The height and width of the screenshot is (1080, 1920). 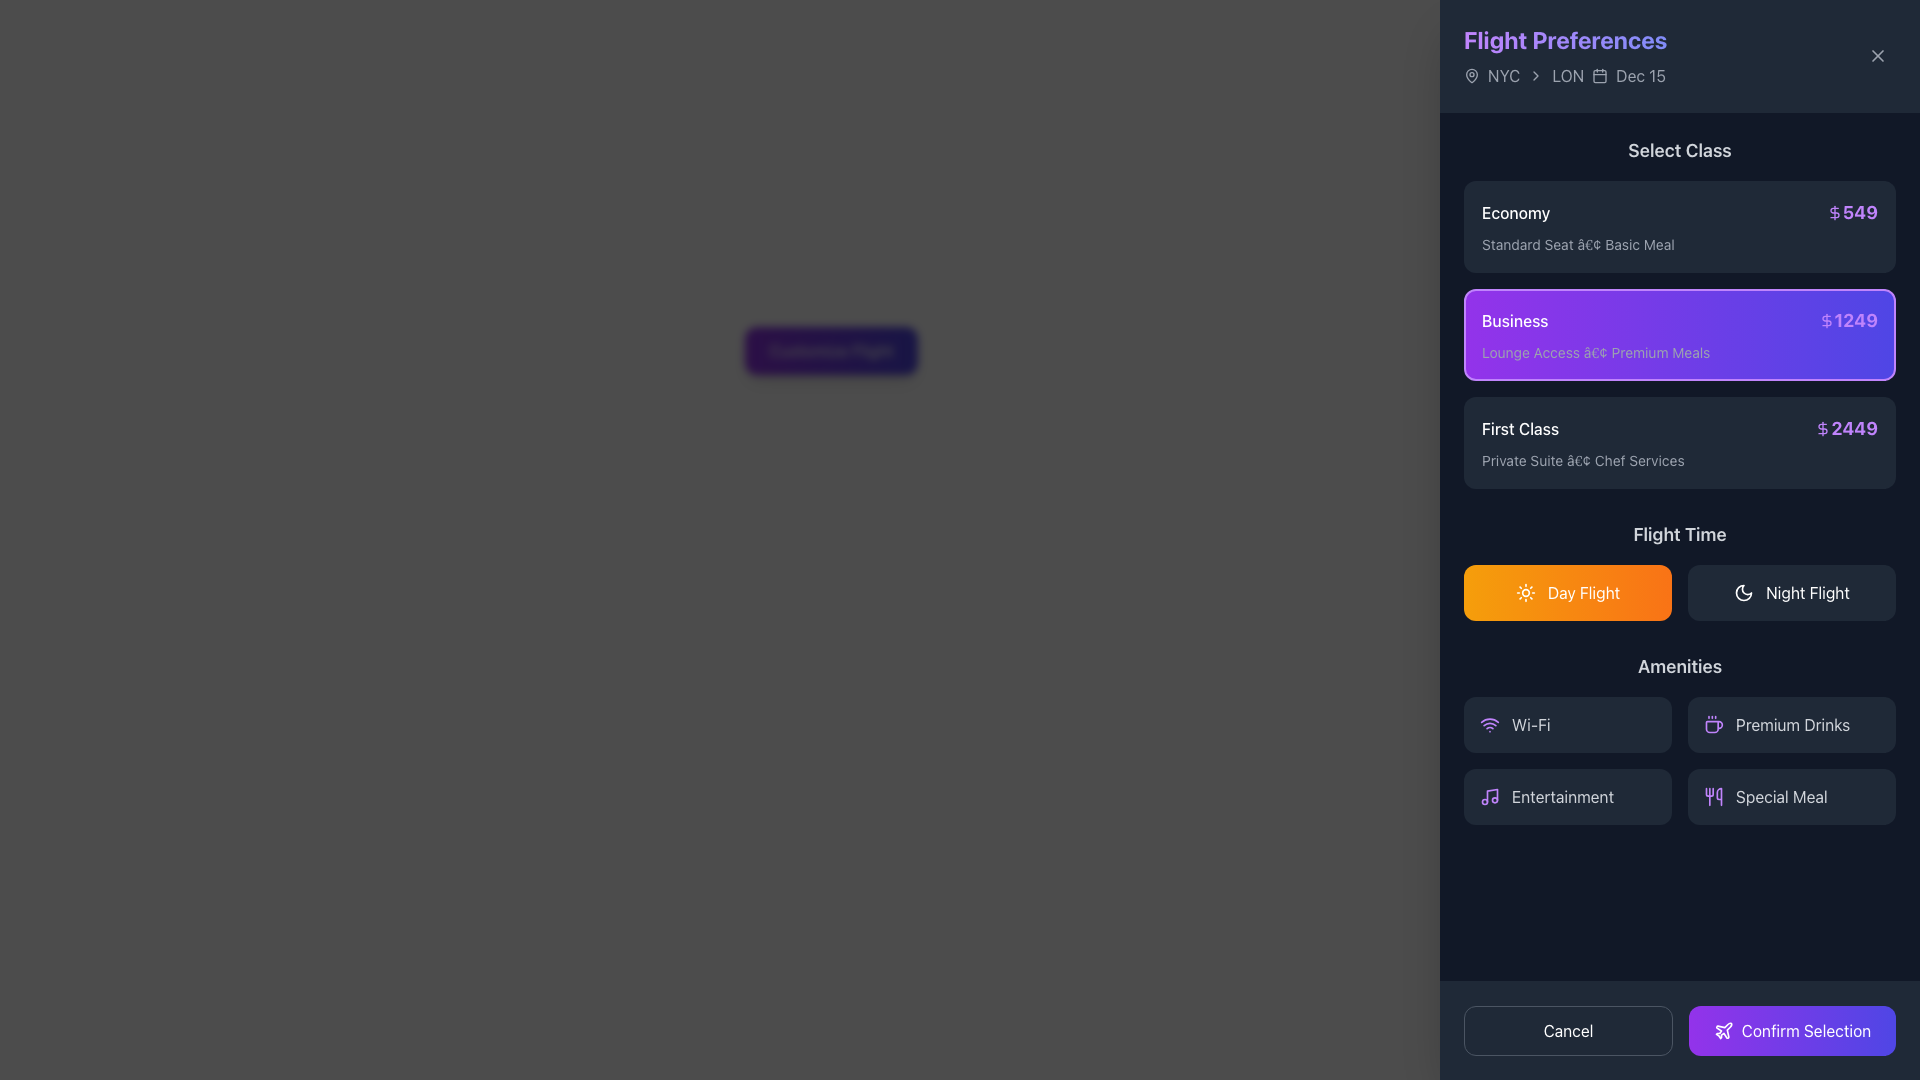 I want to click on the 'Special Meal' text label, which is styled in light gray and located in the bottom-right section of the interface within the 'Amenities' options grid, so click(x=1781, y=796).